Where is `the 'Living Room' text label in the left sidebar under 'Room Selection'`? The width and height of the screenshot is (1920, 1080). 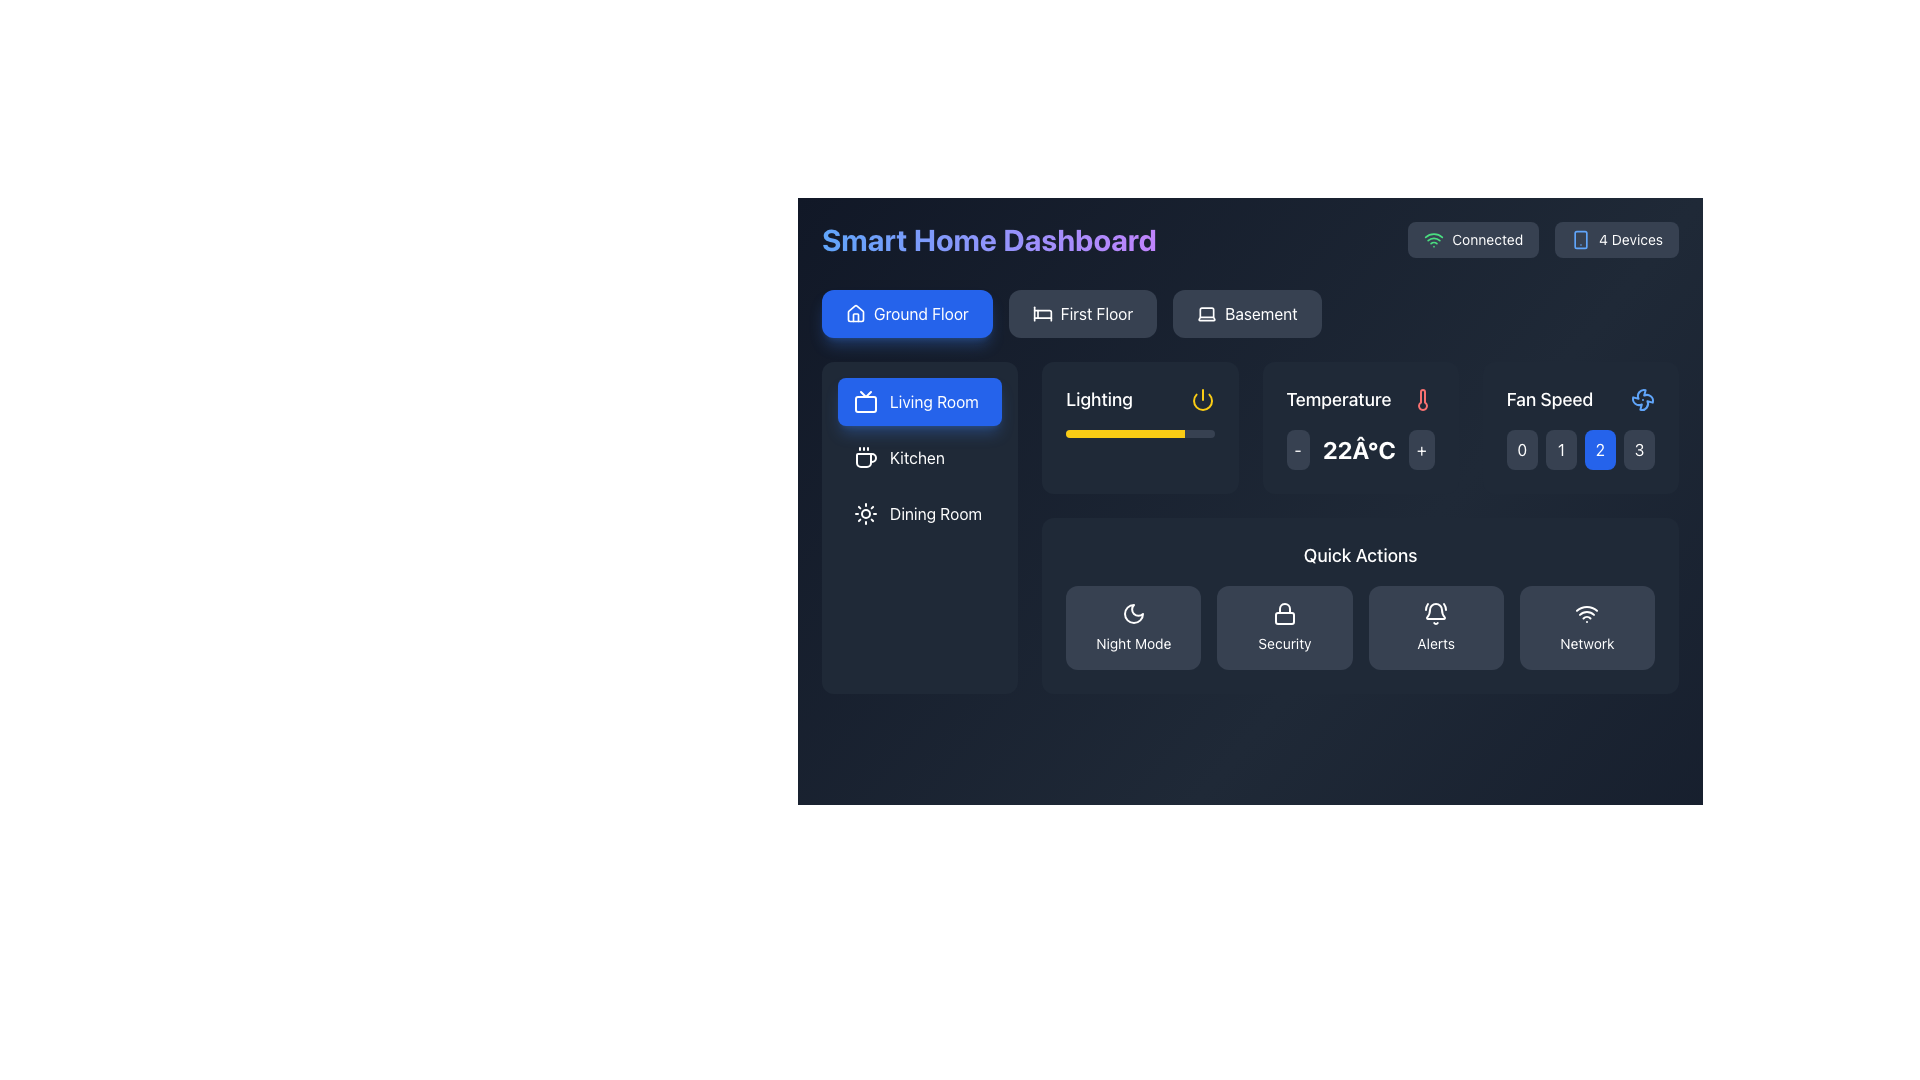
the 'Living Room' text label in the left sidebar under 'Room Selection' is located at coordinates (933, 401).